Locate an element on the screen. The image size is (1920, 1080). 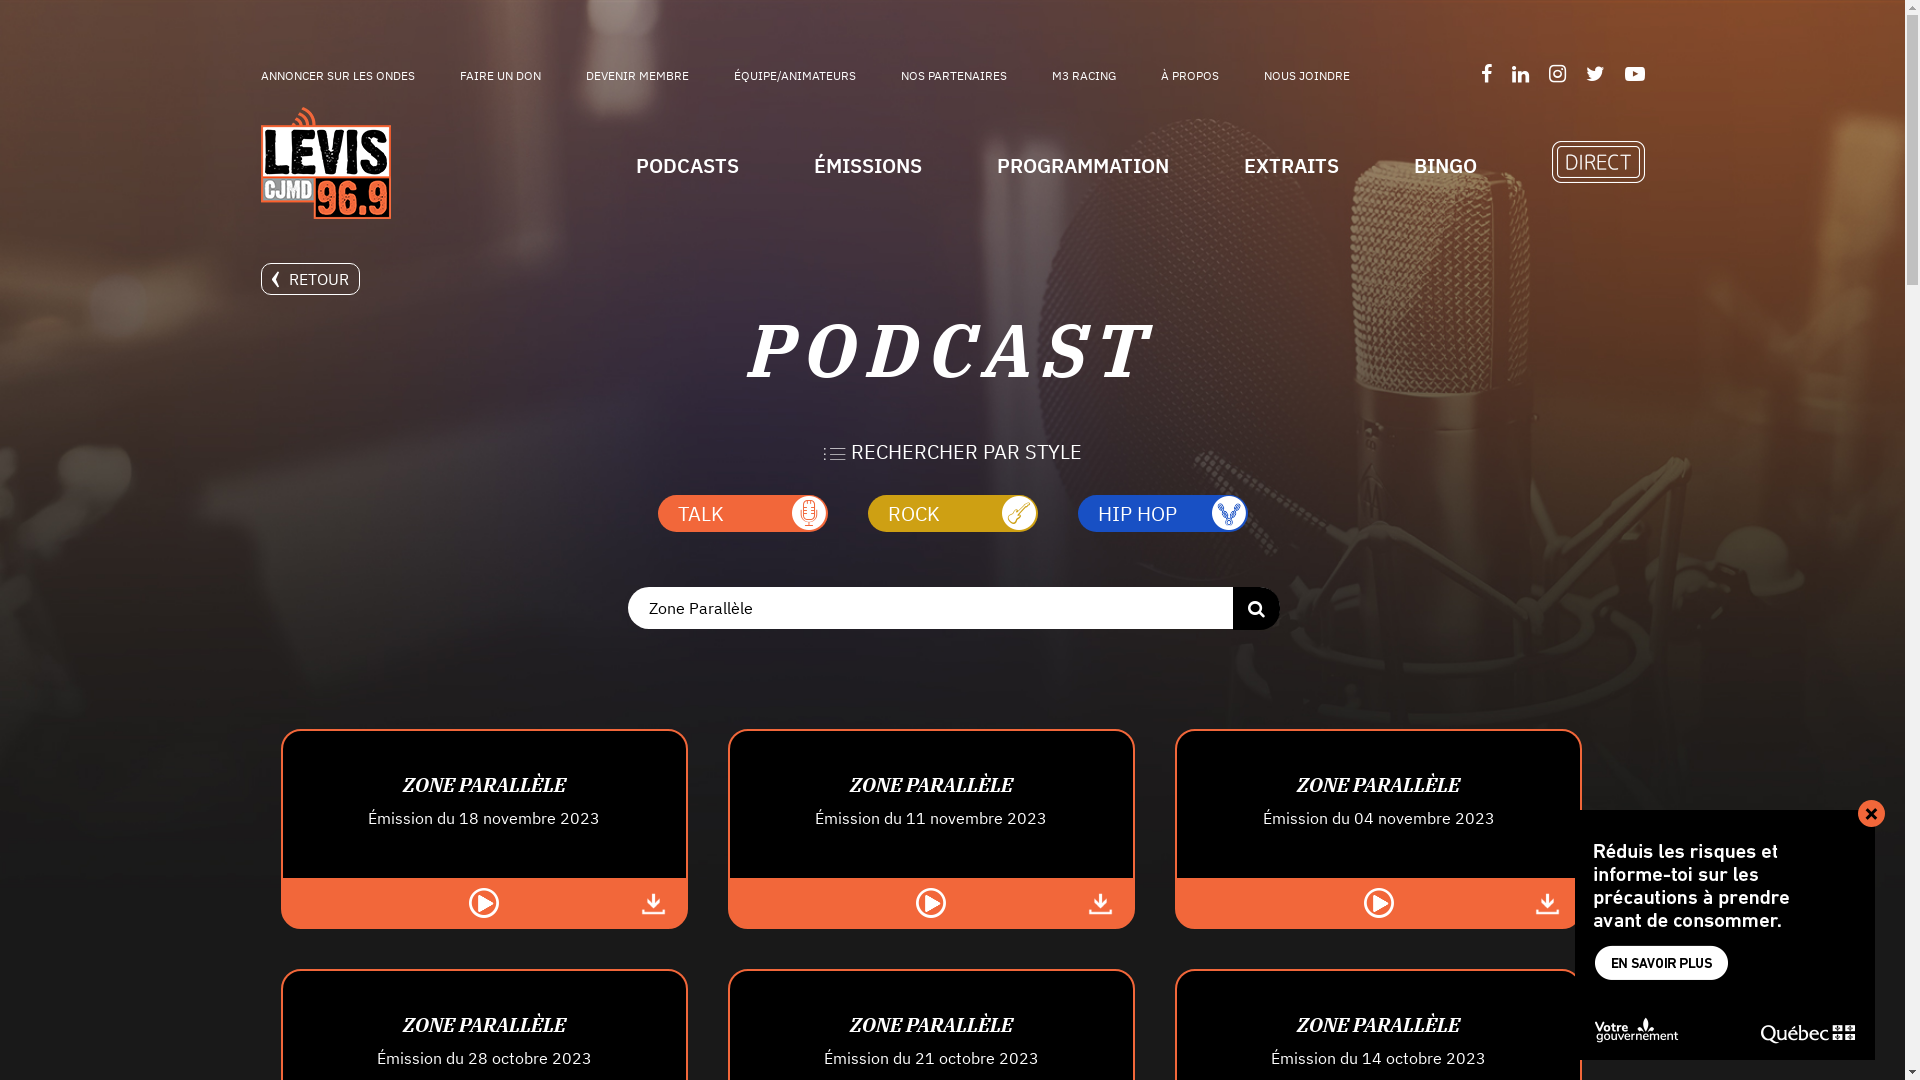
'EXTRAITS' is located at coordinates (1291, 164).